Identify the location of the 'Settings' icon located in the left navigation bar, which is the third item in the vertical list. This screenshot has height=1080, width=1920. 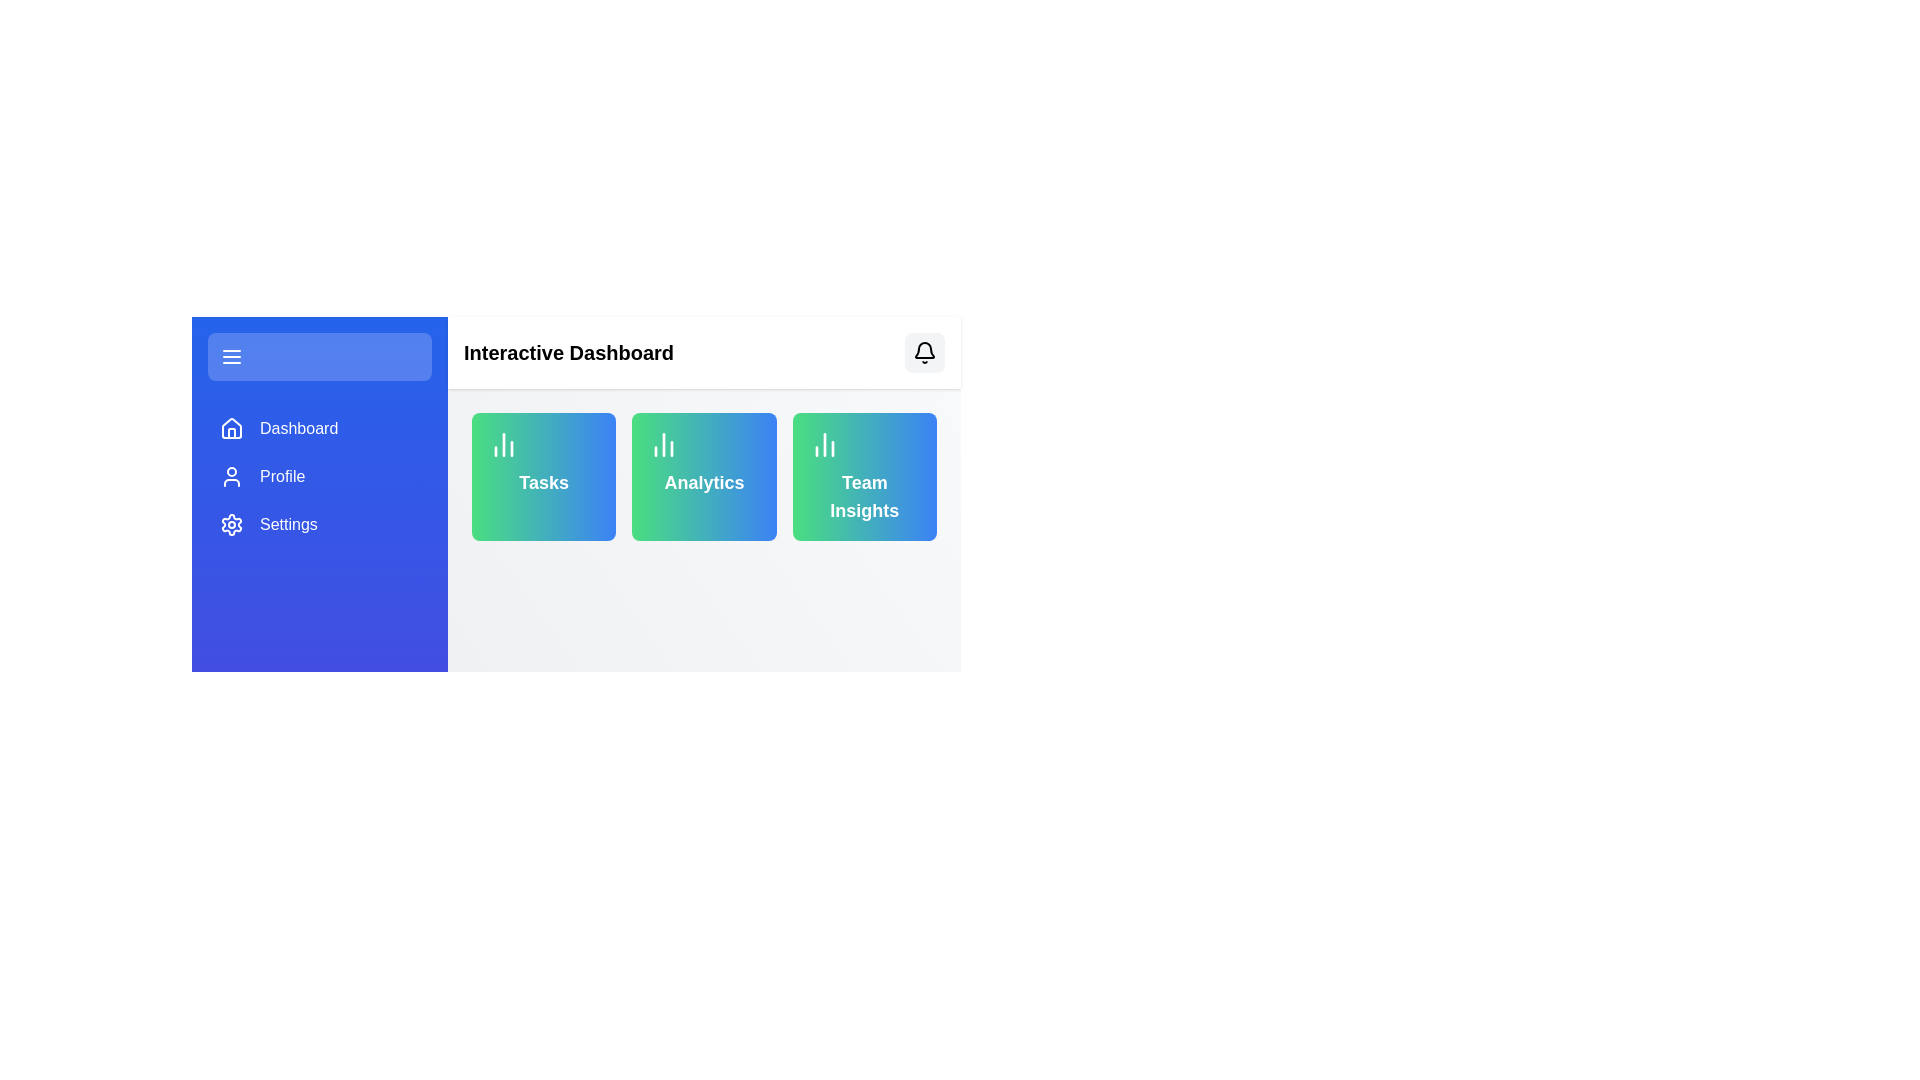
(231, 523).